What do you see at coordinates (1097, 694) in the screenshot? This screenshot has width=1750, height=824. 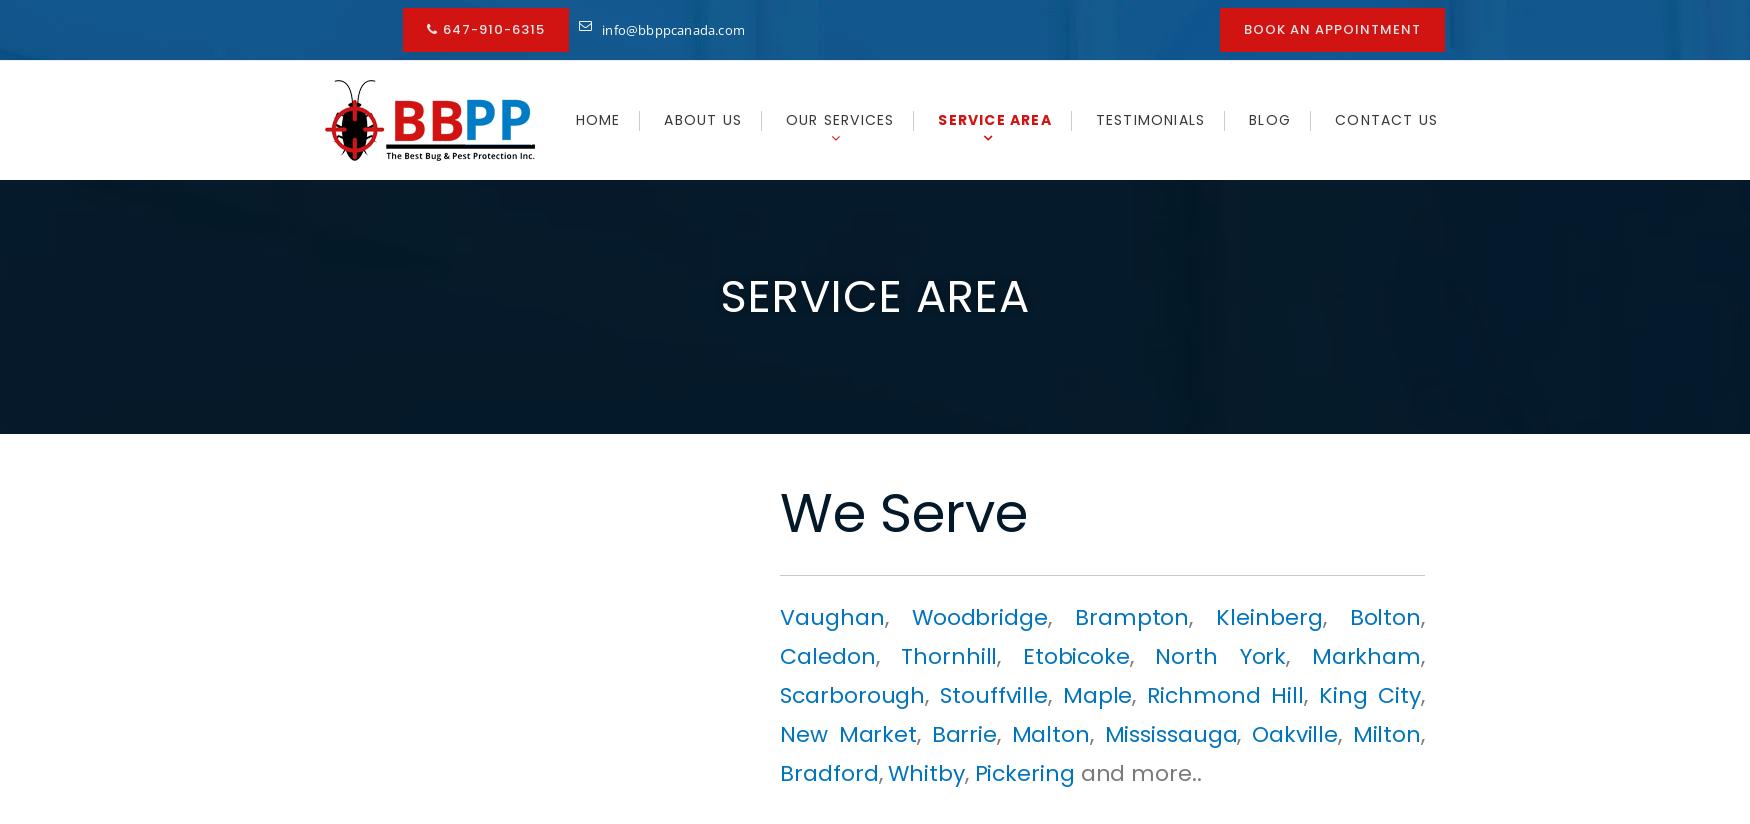 I see `'Maple'` at bounding box center [1097, 694].